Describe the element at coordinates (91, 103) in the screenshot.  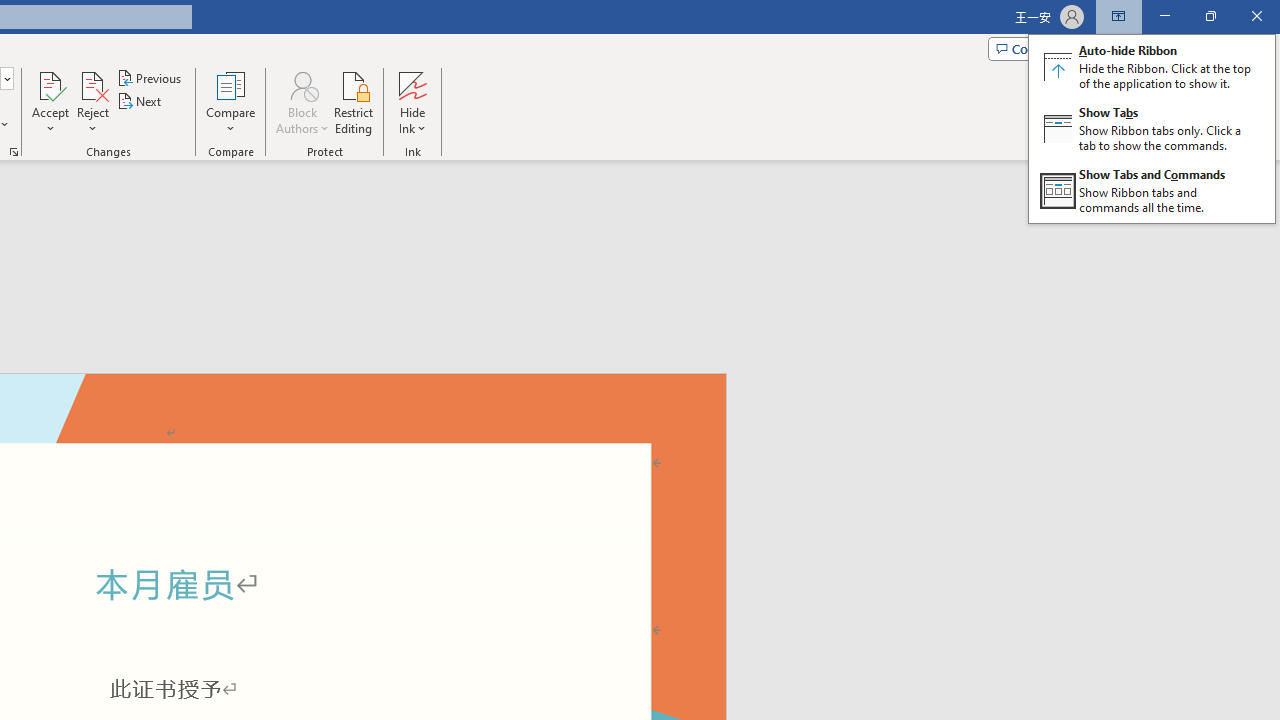
I see `'Reject'` at that location.